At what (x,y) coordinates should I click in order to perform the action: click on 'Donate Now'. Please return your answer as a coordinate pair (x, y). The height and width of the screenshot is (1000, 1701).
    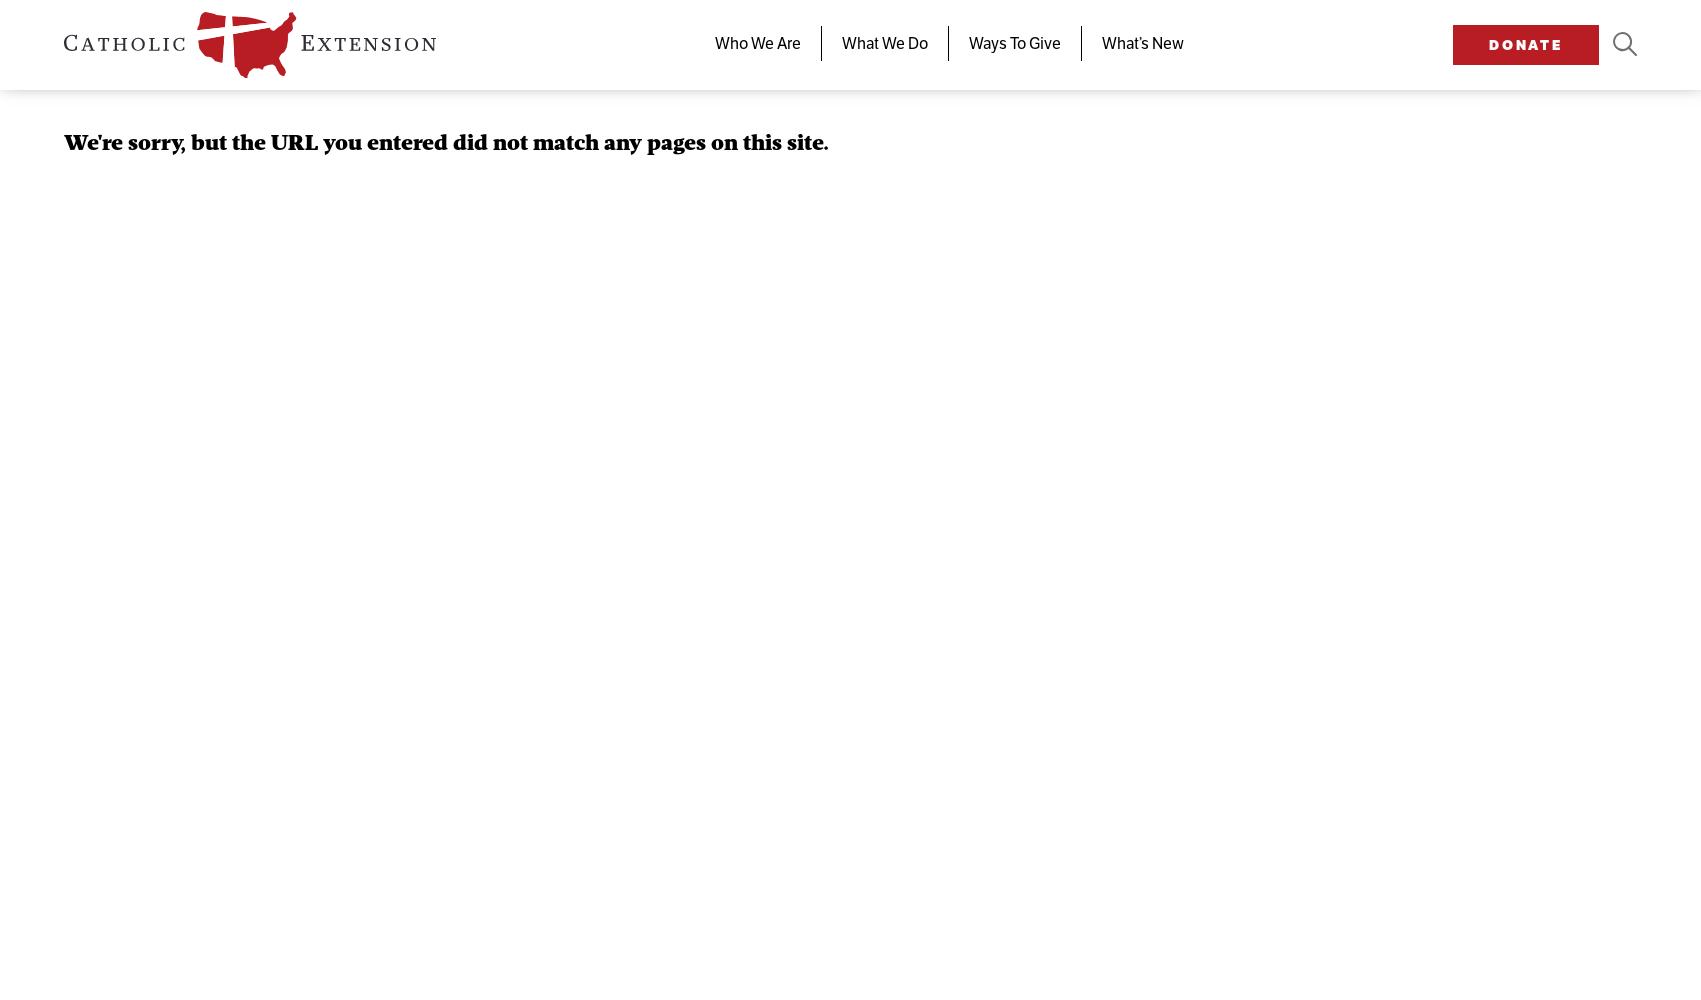
    Looking at the image, I should click on (1011, 551).